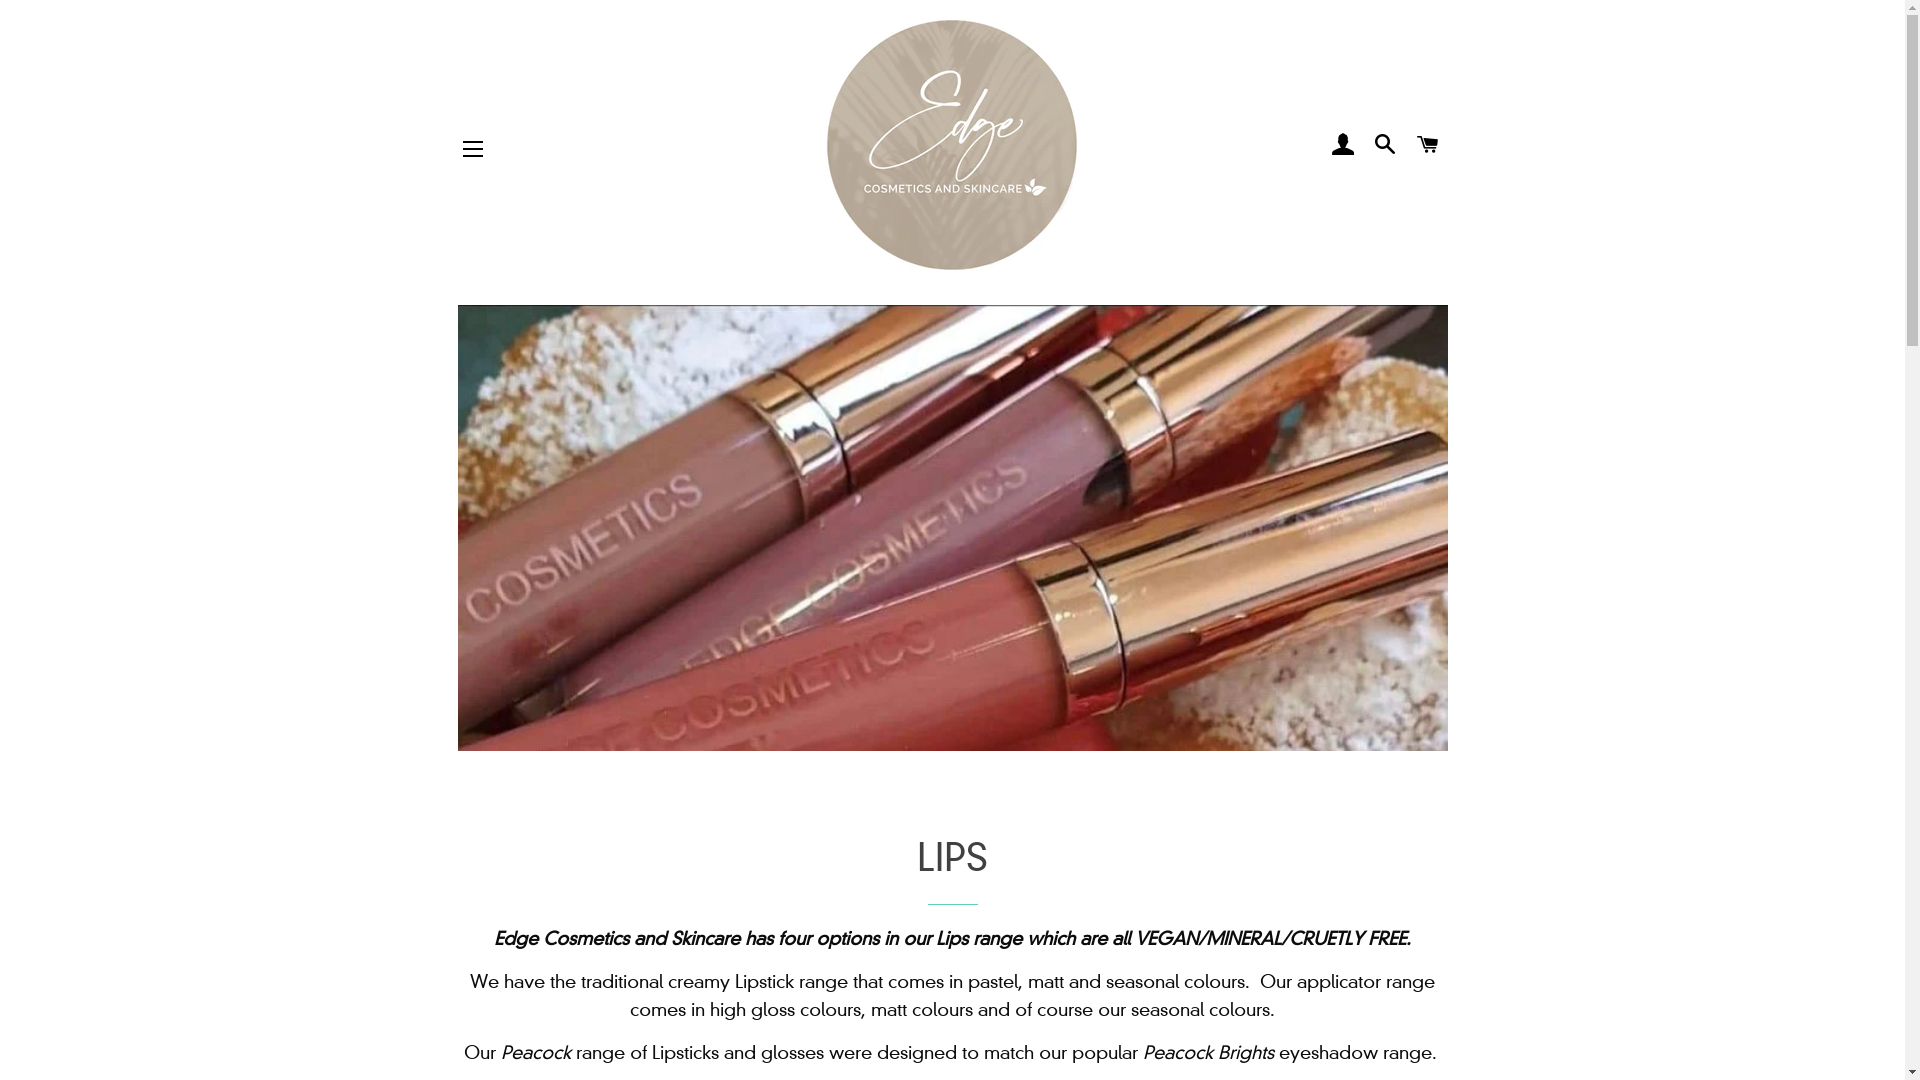  I want to click on 'SITE NAVIGATION', so click(472, 148).